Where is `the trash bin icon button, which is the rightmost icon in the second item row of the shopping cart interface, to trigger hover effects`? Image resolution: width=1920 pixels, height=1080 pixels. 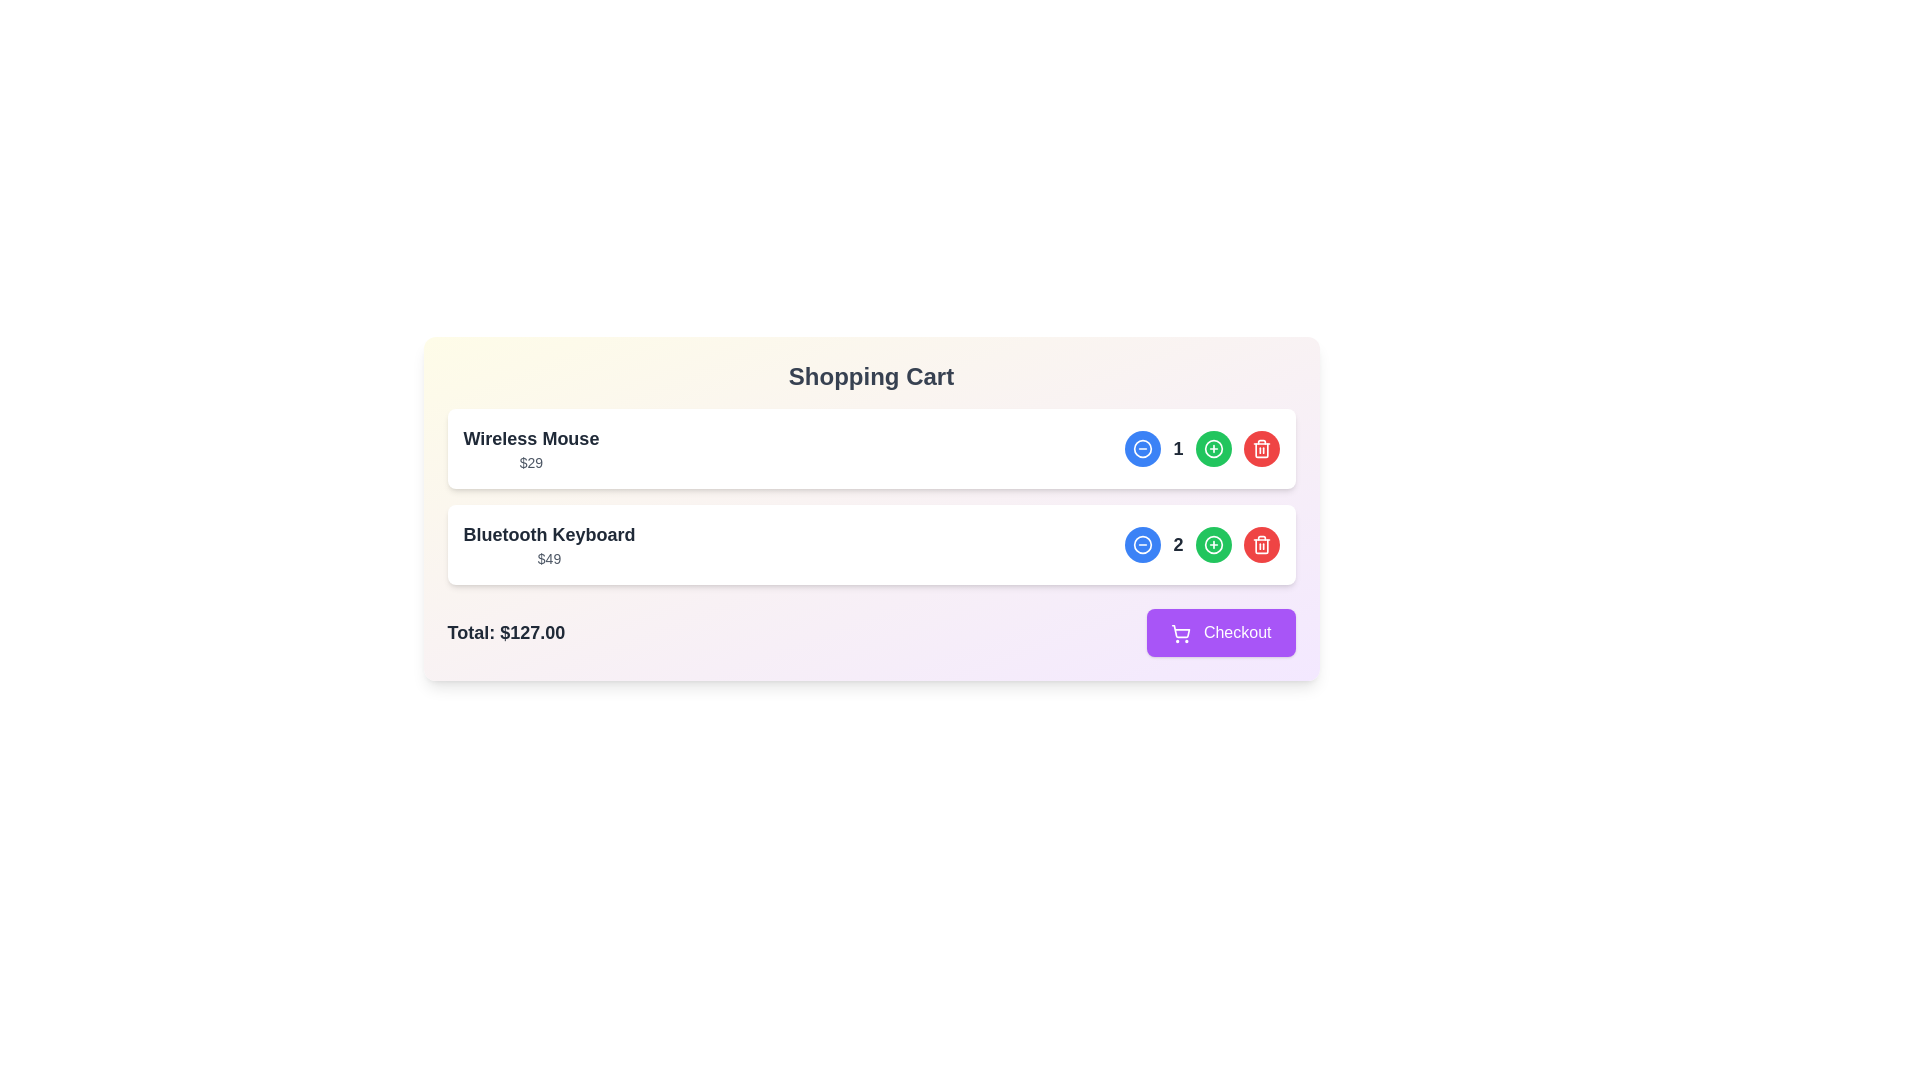 the trash bin icon button, which is the rightmost icon in the second item row of the shopping cart interface, to trigger hover effects is located at coordinates (1260, 447).